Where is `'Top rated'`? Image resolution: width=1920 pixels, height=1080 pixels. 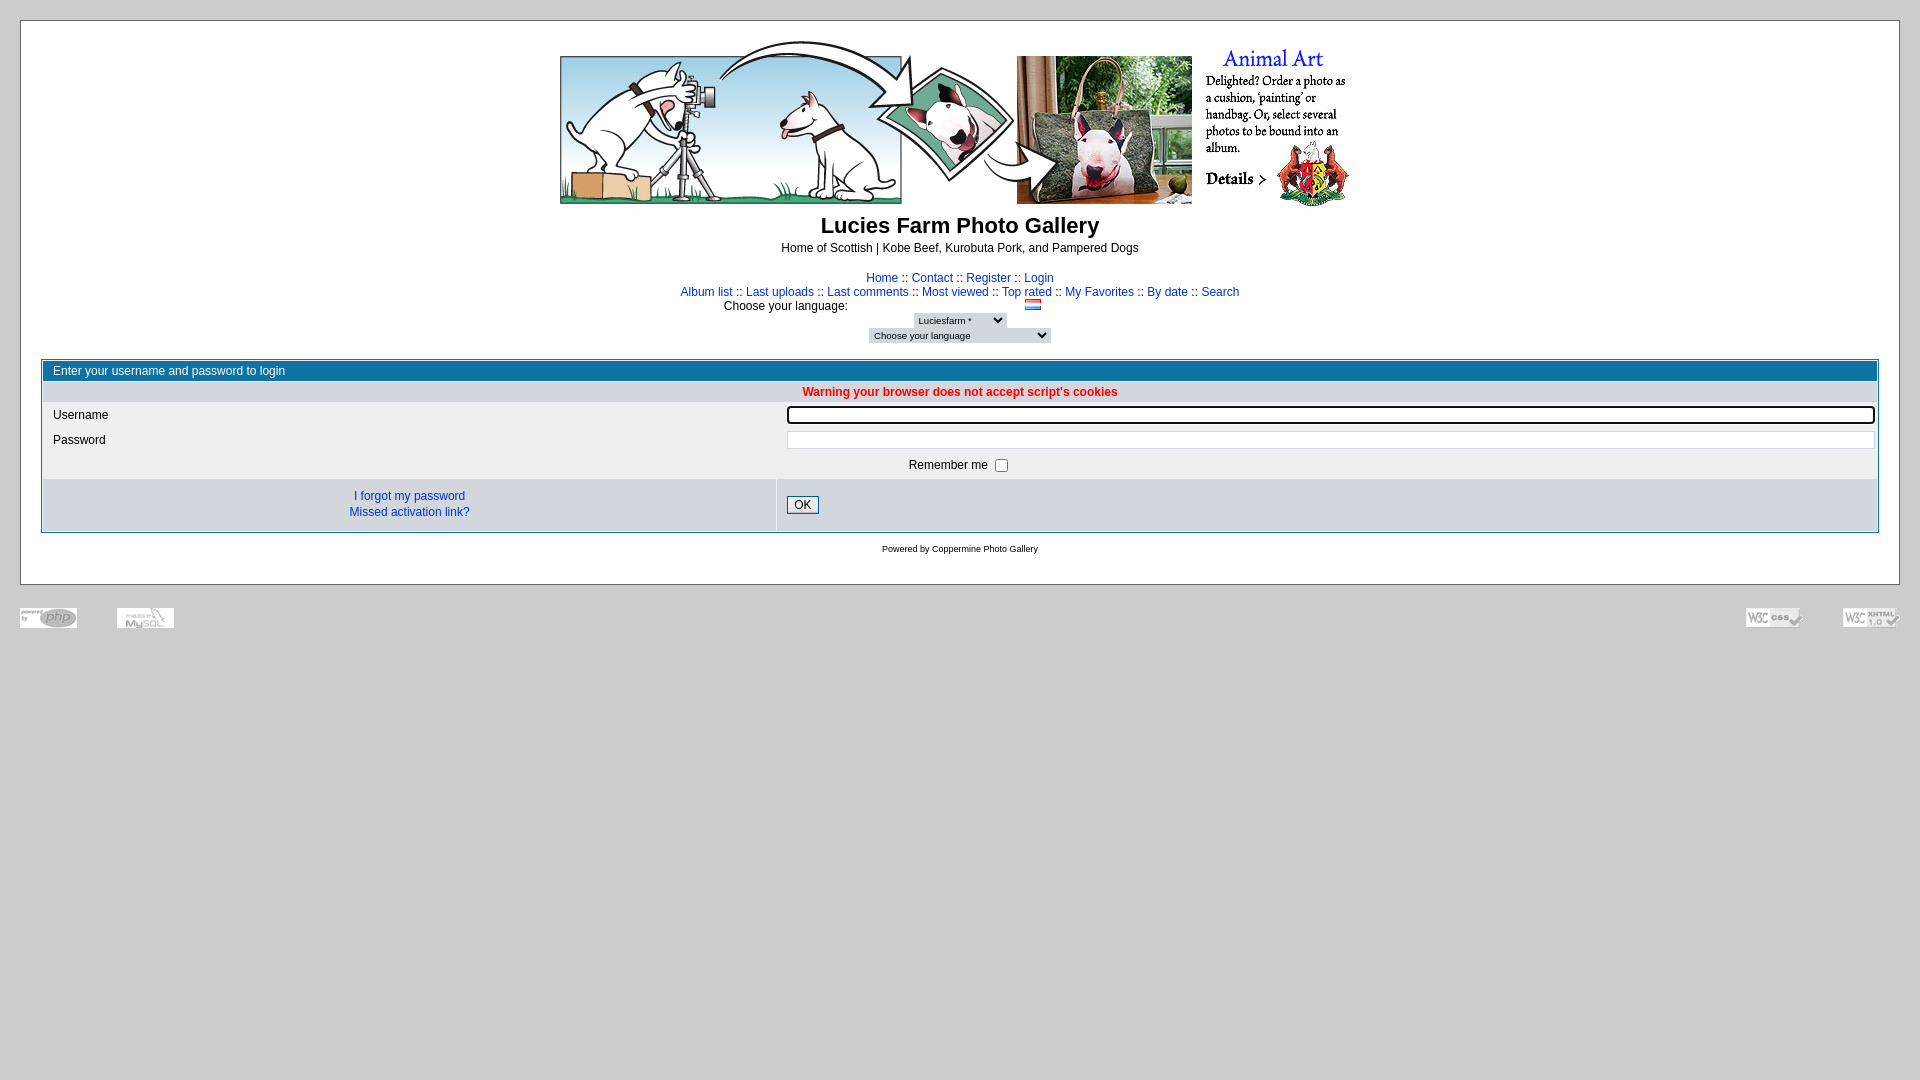 'Top rated' is located at coordinates (1027, 292).